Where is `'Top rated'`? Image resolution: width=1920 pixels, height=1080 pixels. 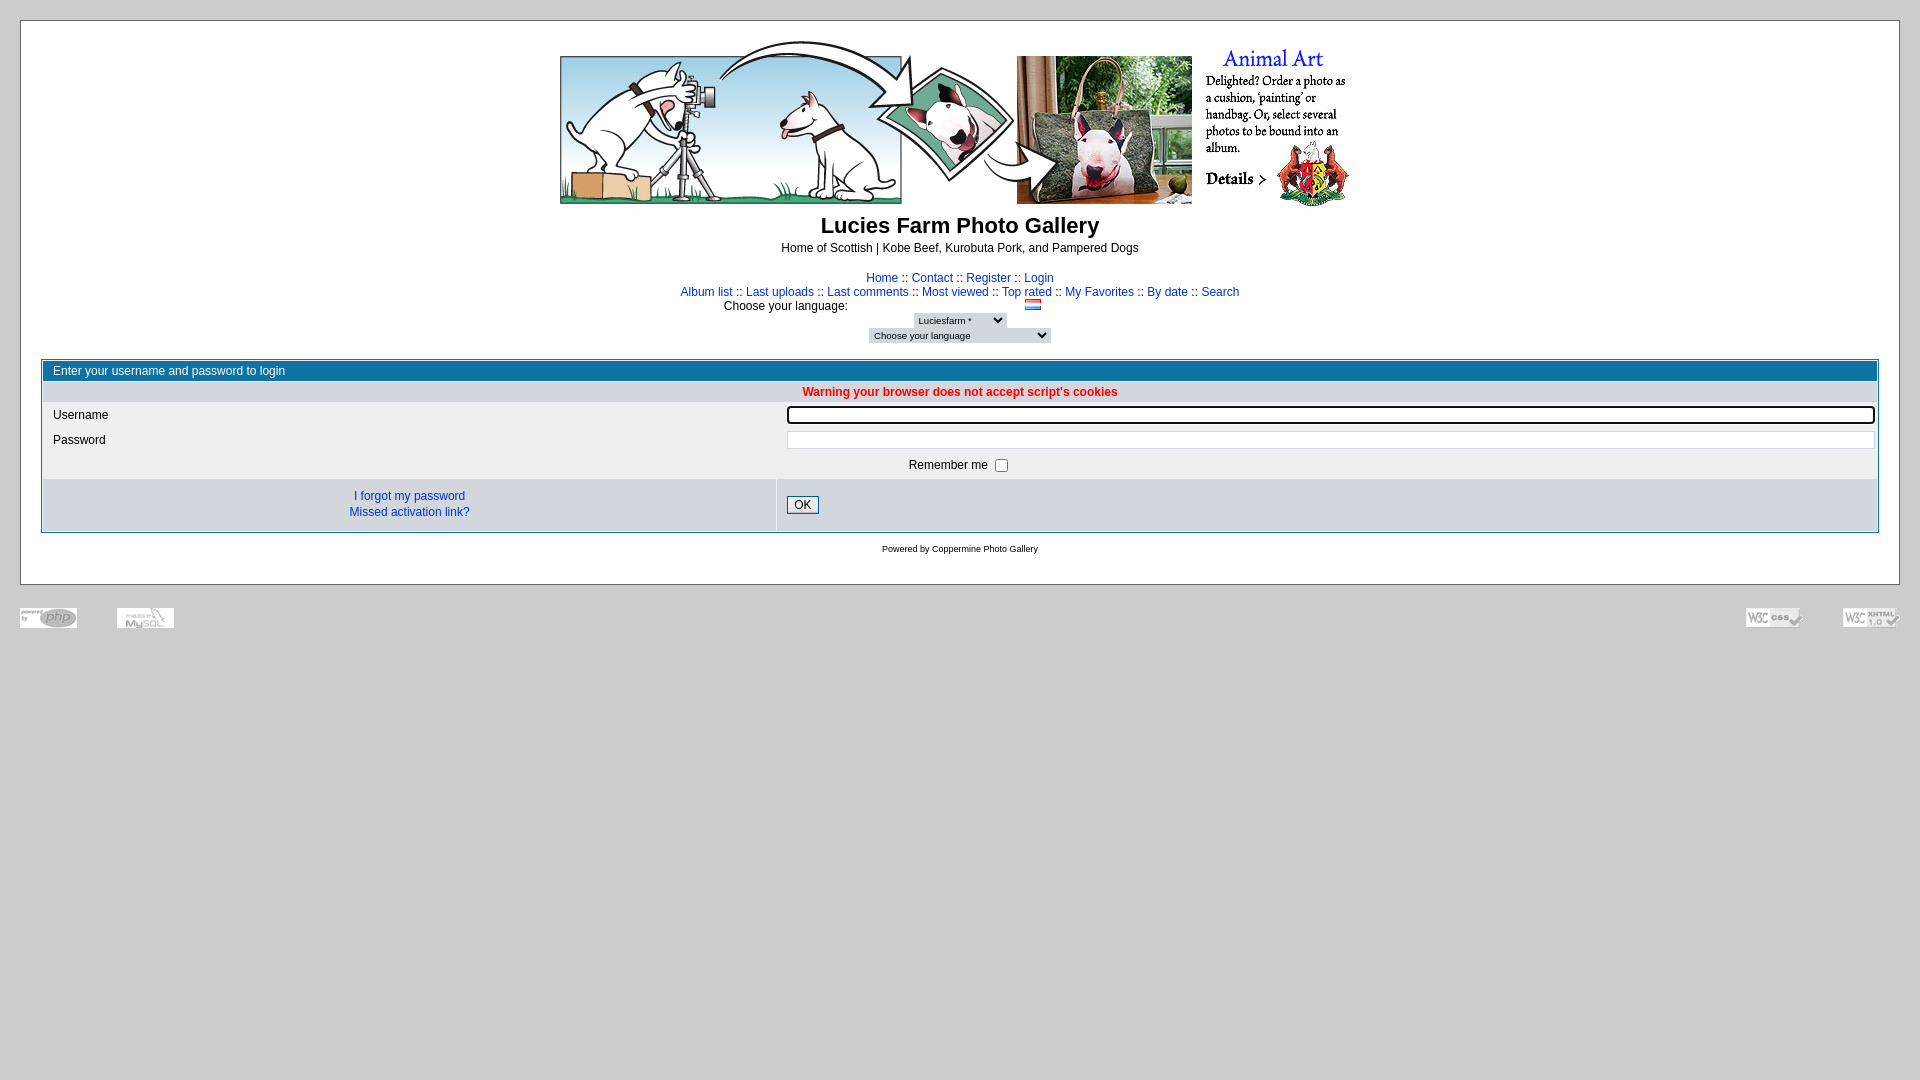 'Top rated' is located at coordinates (1027, 292).